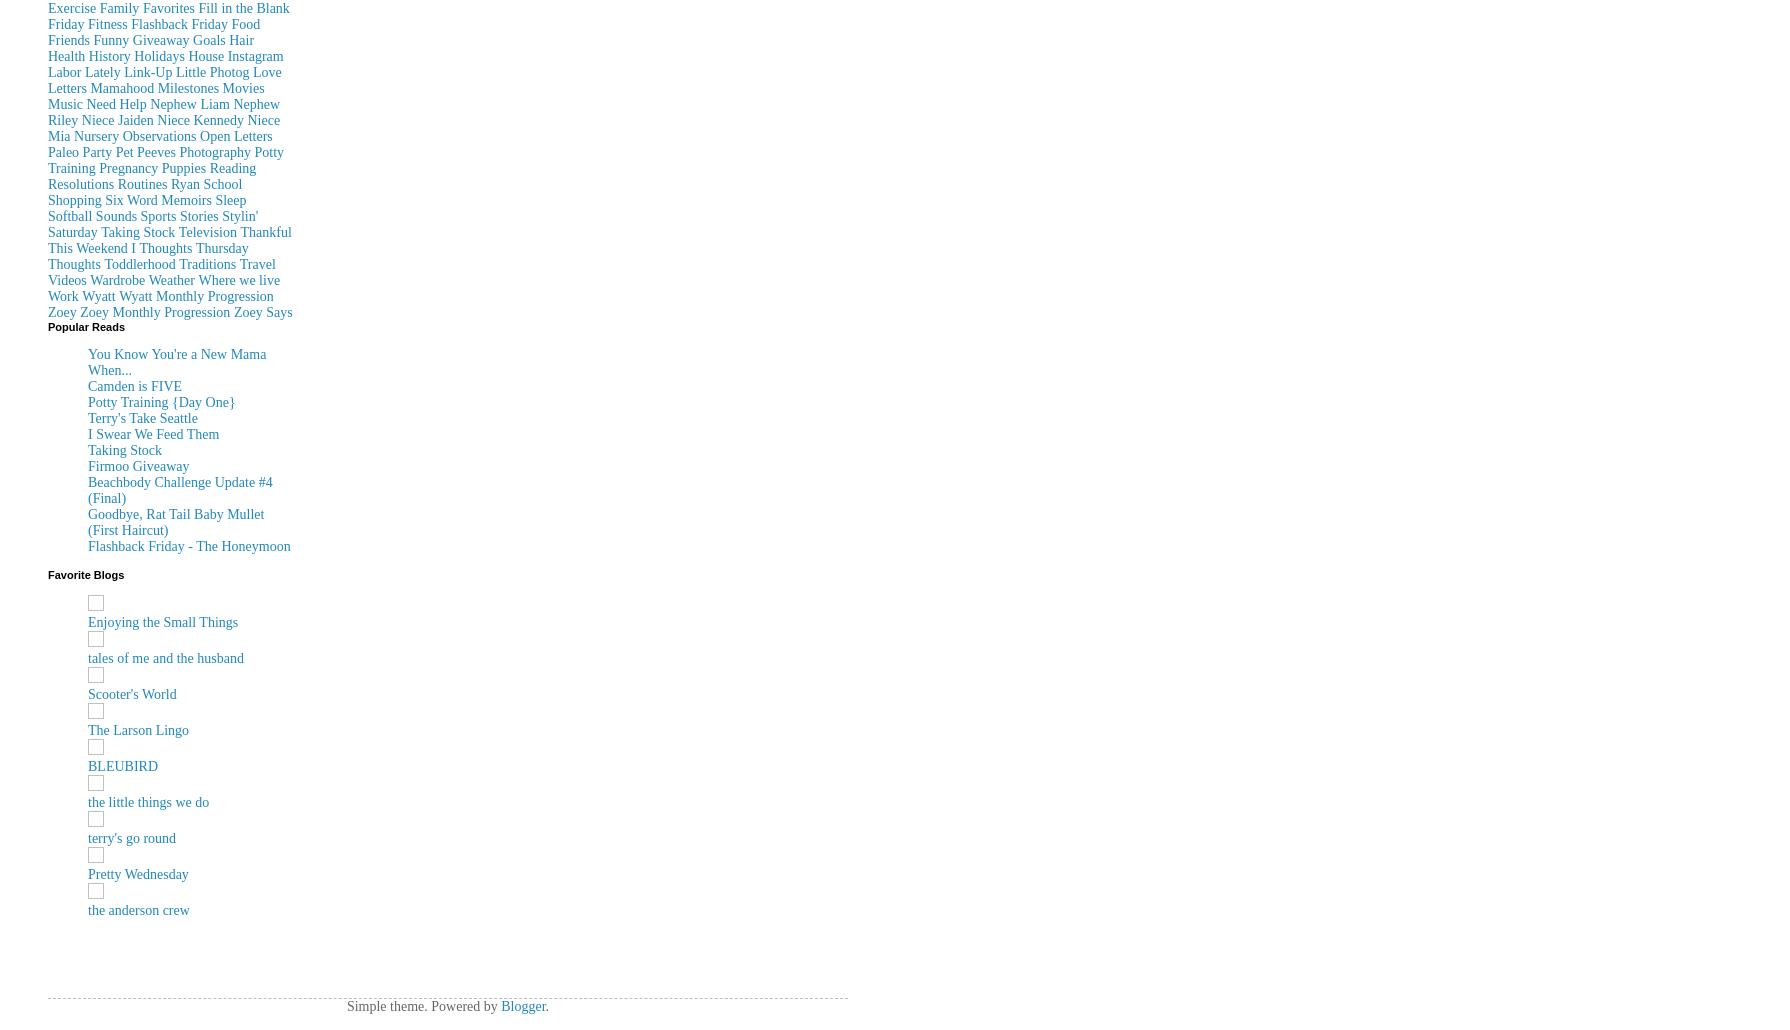 This screenshot has height=1030, width=1790. Describe the element at coordinates (63, 295) in the screenshot. I see `'Work'` at that location.